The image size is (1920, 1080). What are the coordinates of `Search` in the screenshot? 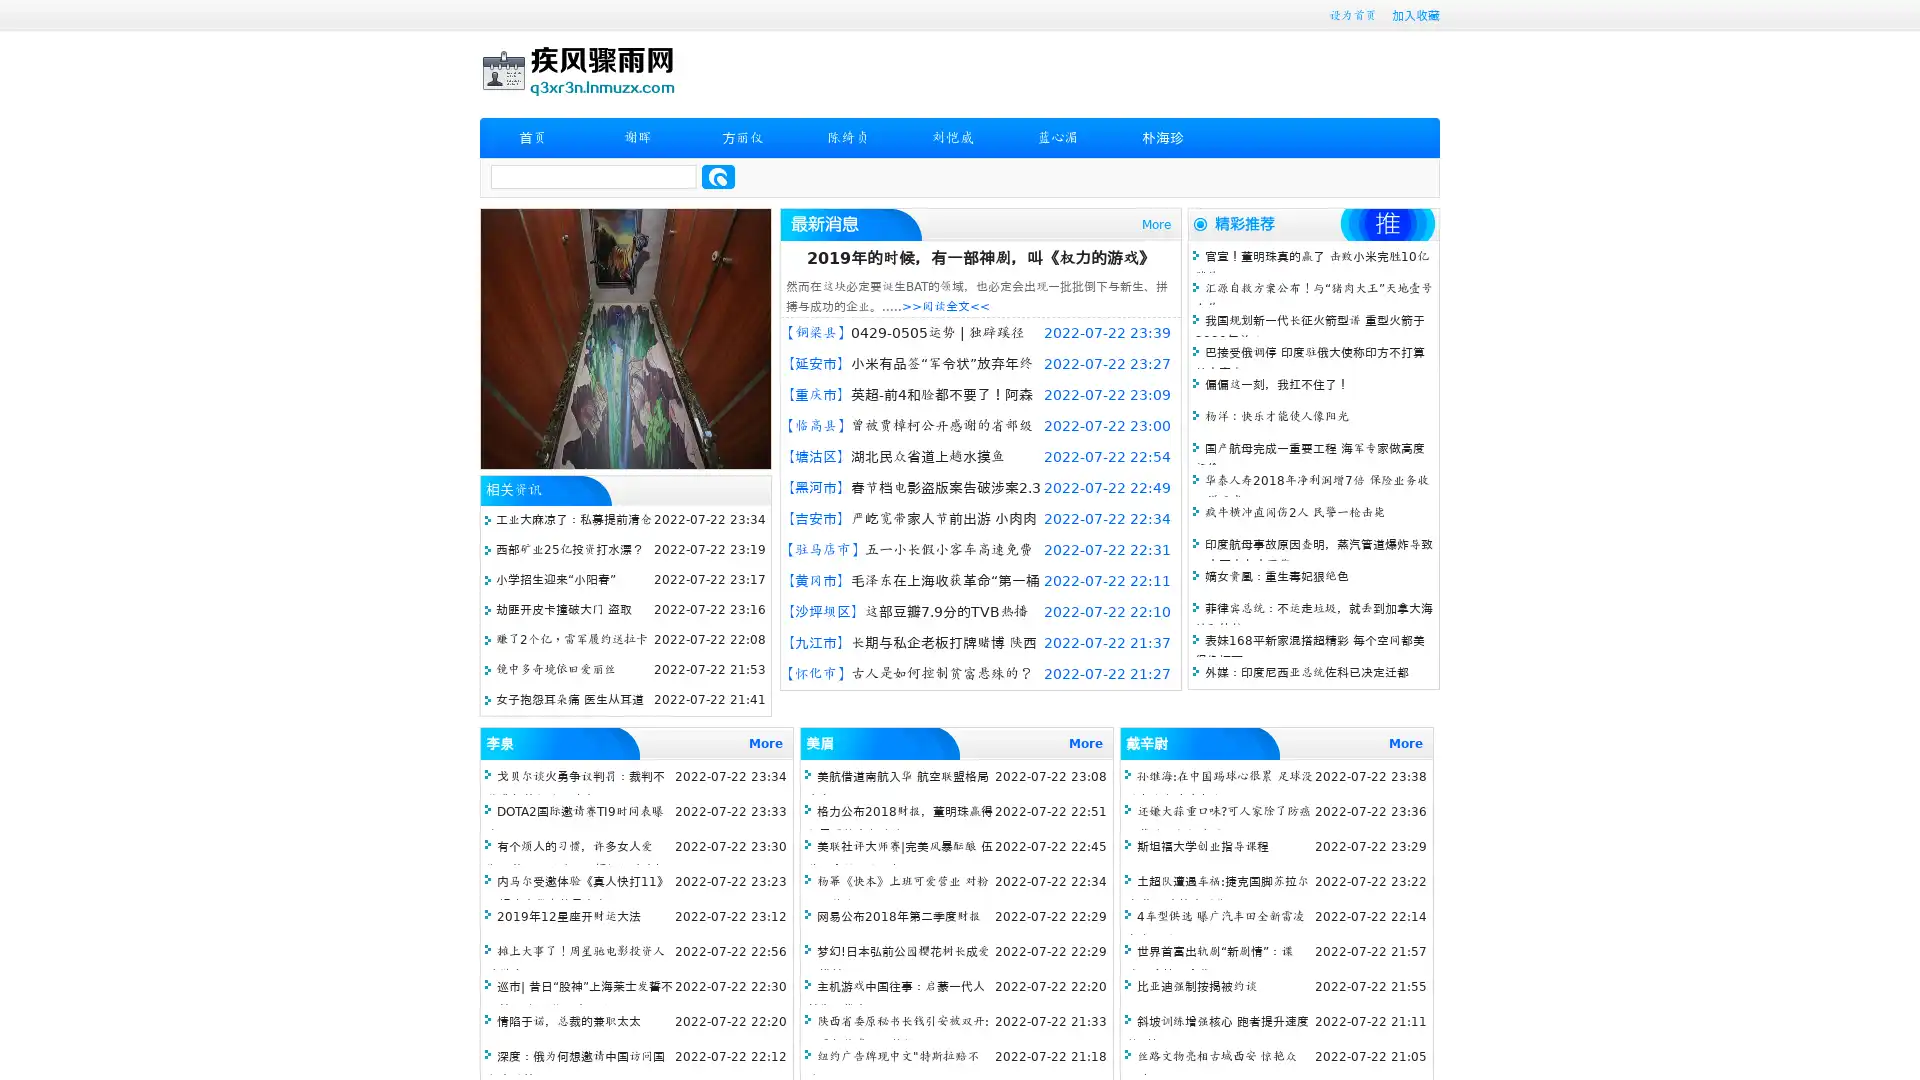 It's located at (718, 176).